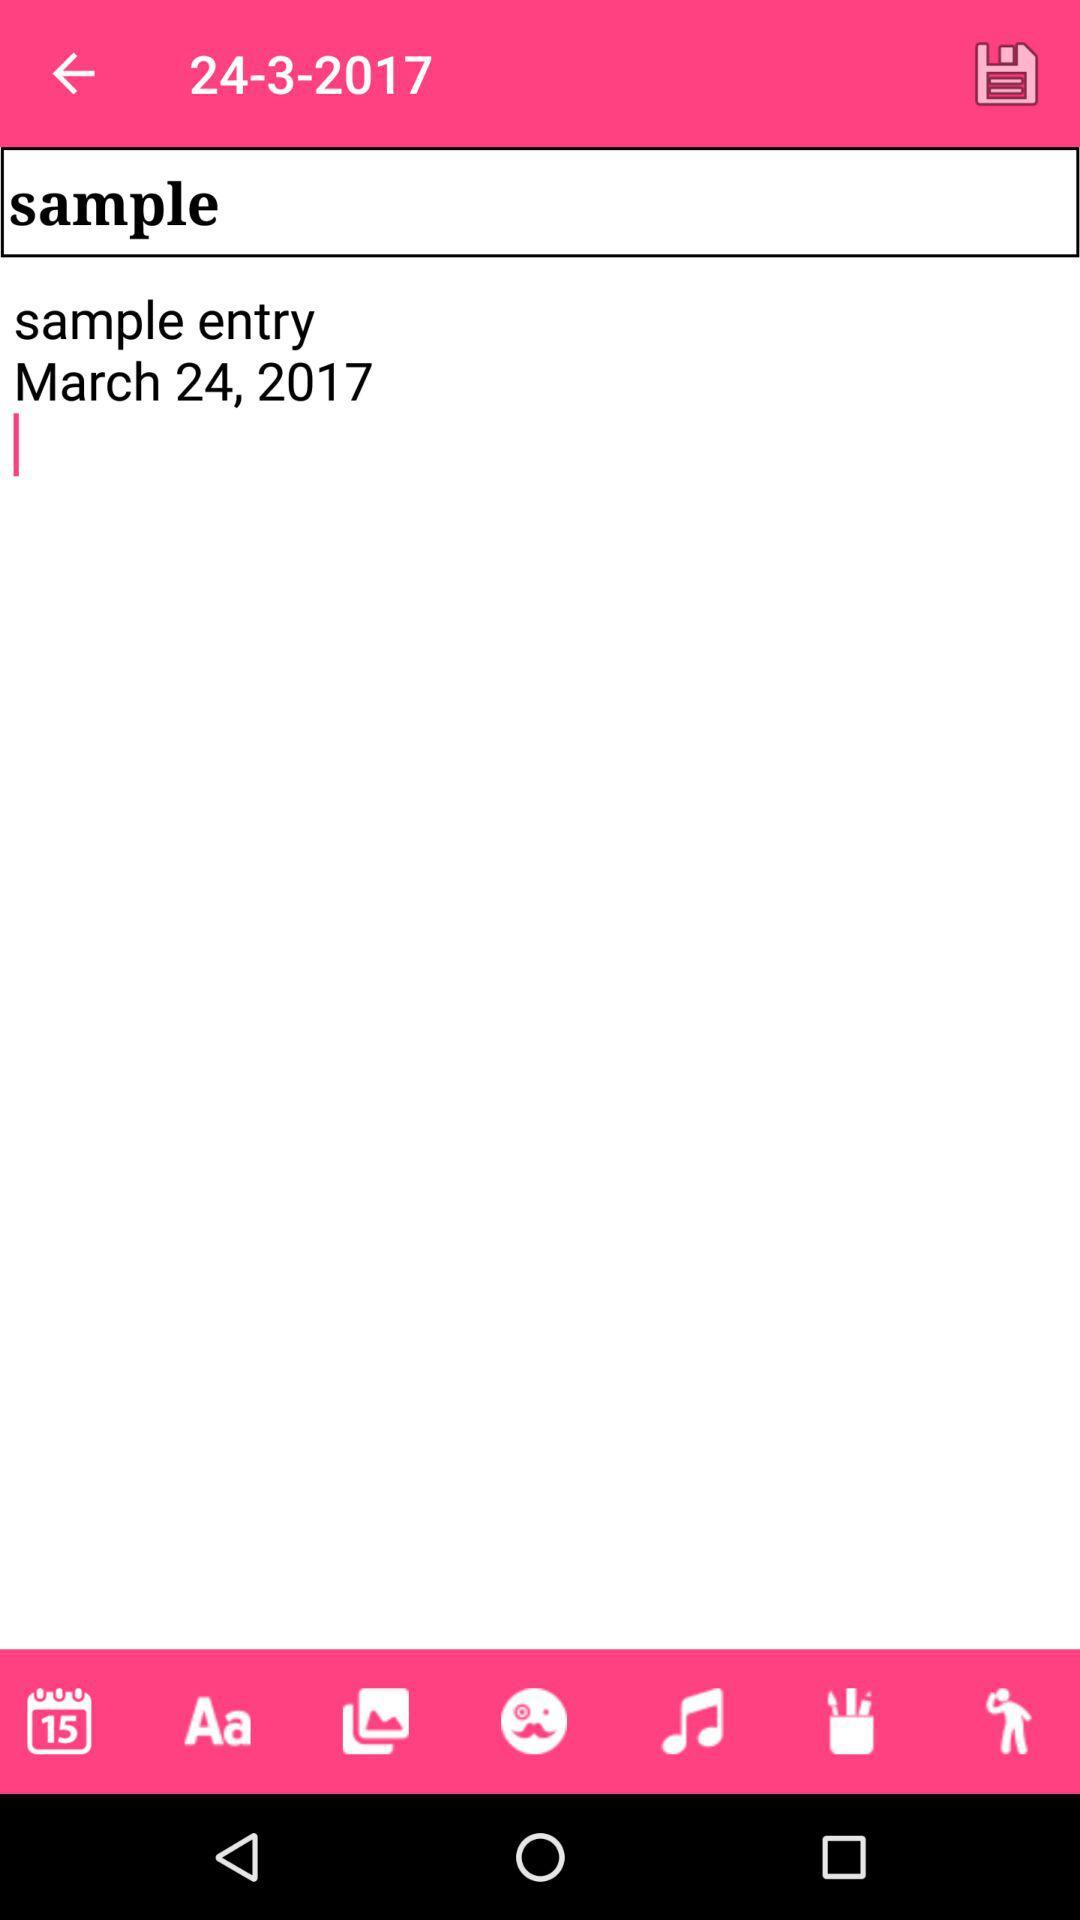 Image resolution: width=1080 pixels, height=1920 pixels. What do you see at coordinates (850, 1720) in the screenshot?
I see `the icon below sample entry march` at bounding box center [850, 1720].